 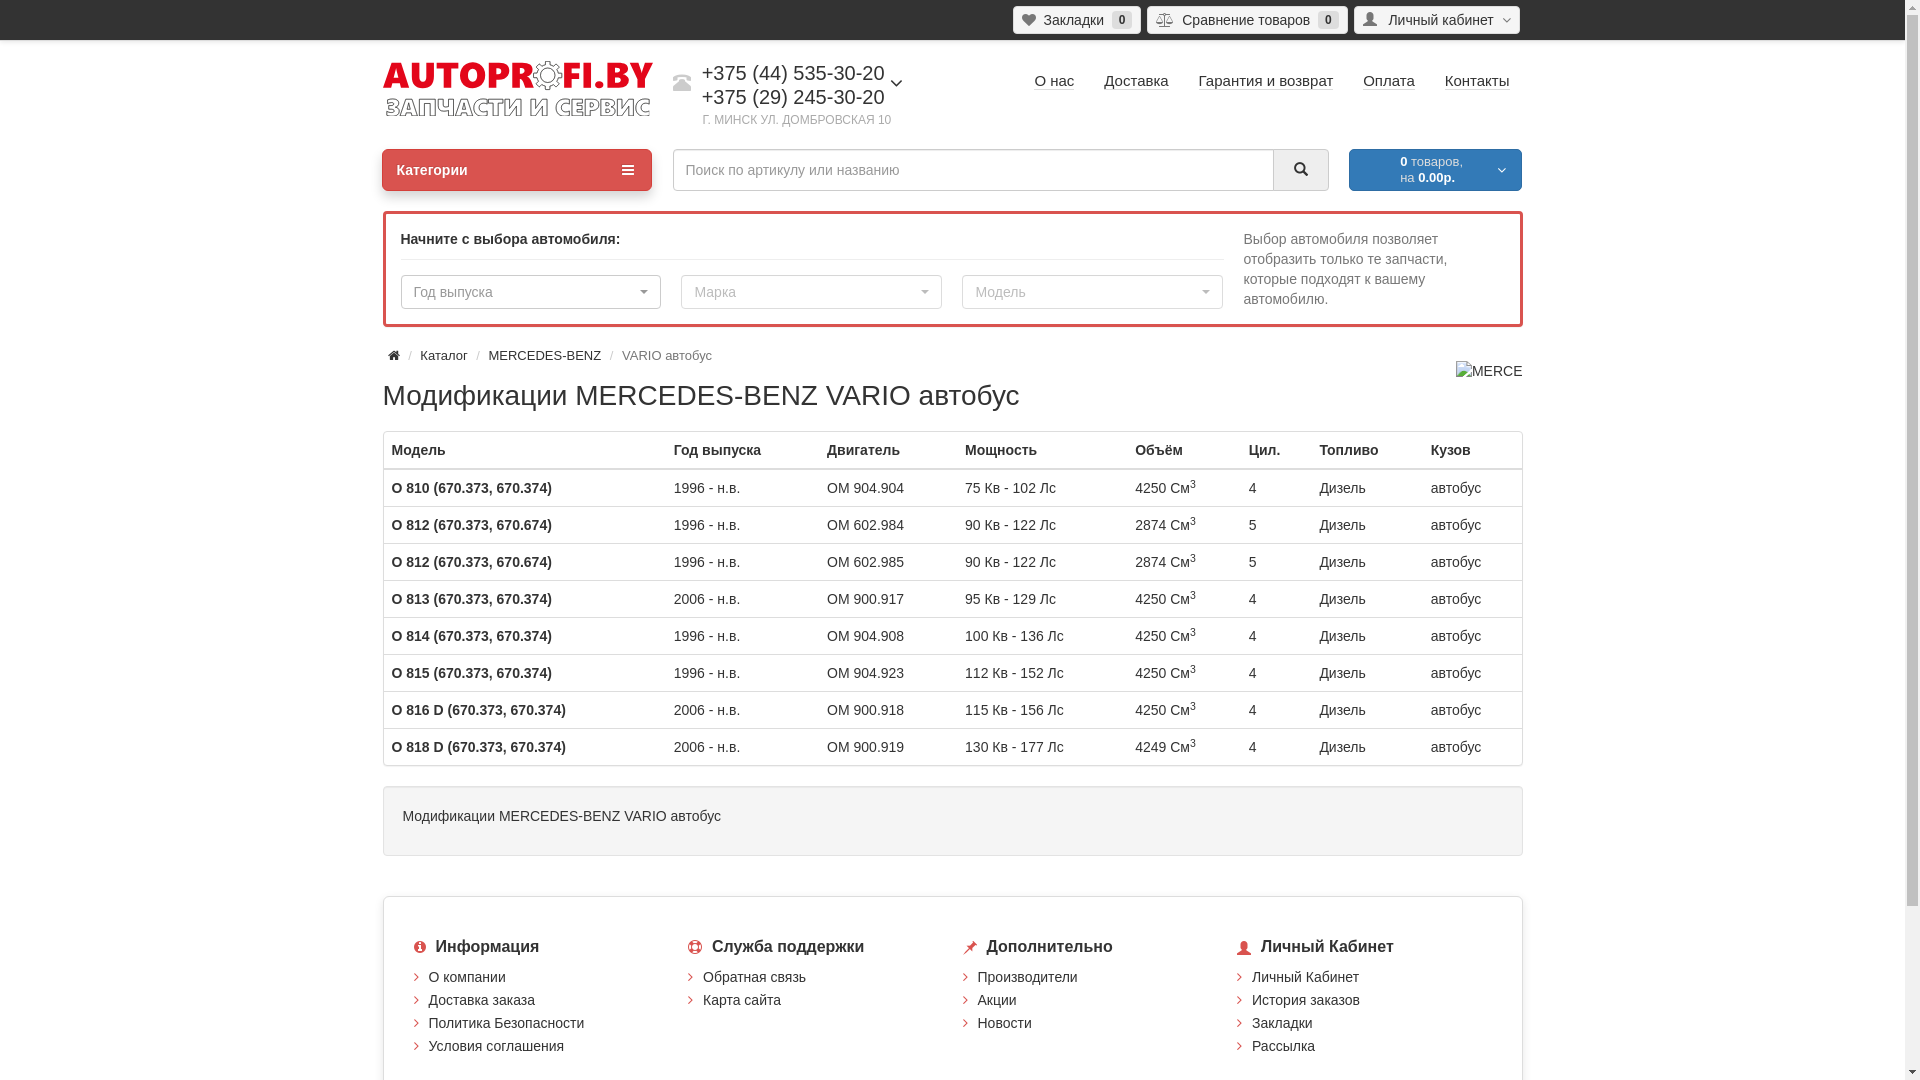 What do you see at coordinates (392, 672) in the screenshot?
I see `'O 815 (670.373, 670.374)'` at bounding box center [392, 672].